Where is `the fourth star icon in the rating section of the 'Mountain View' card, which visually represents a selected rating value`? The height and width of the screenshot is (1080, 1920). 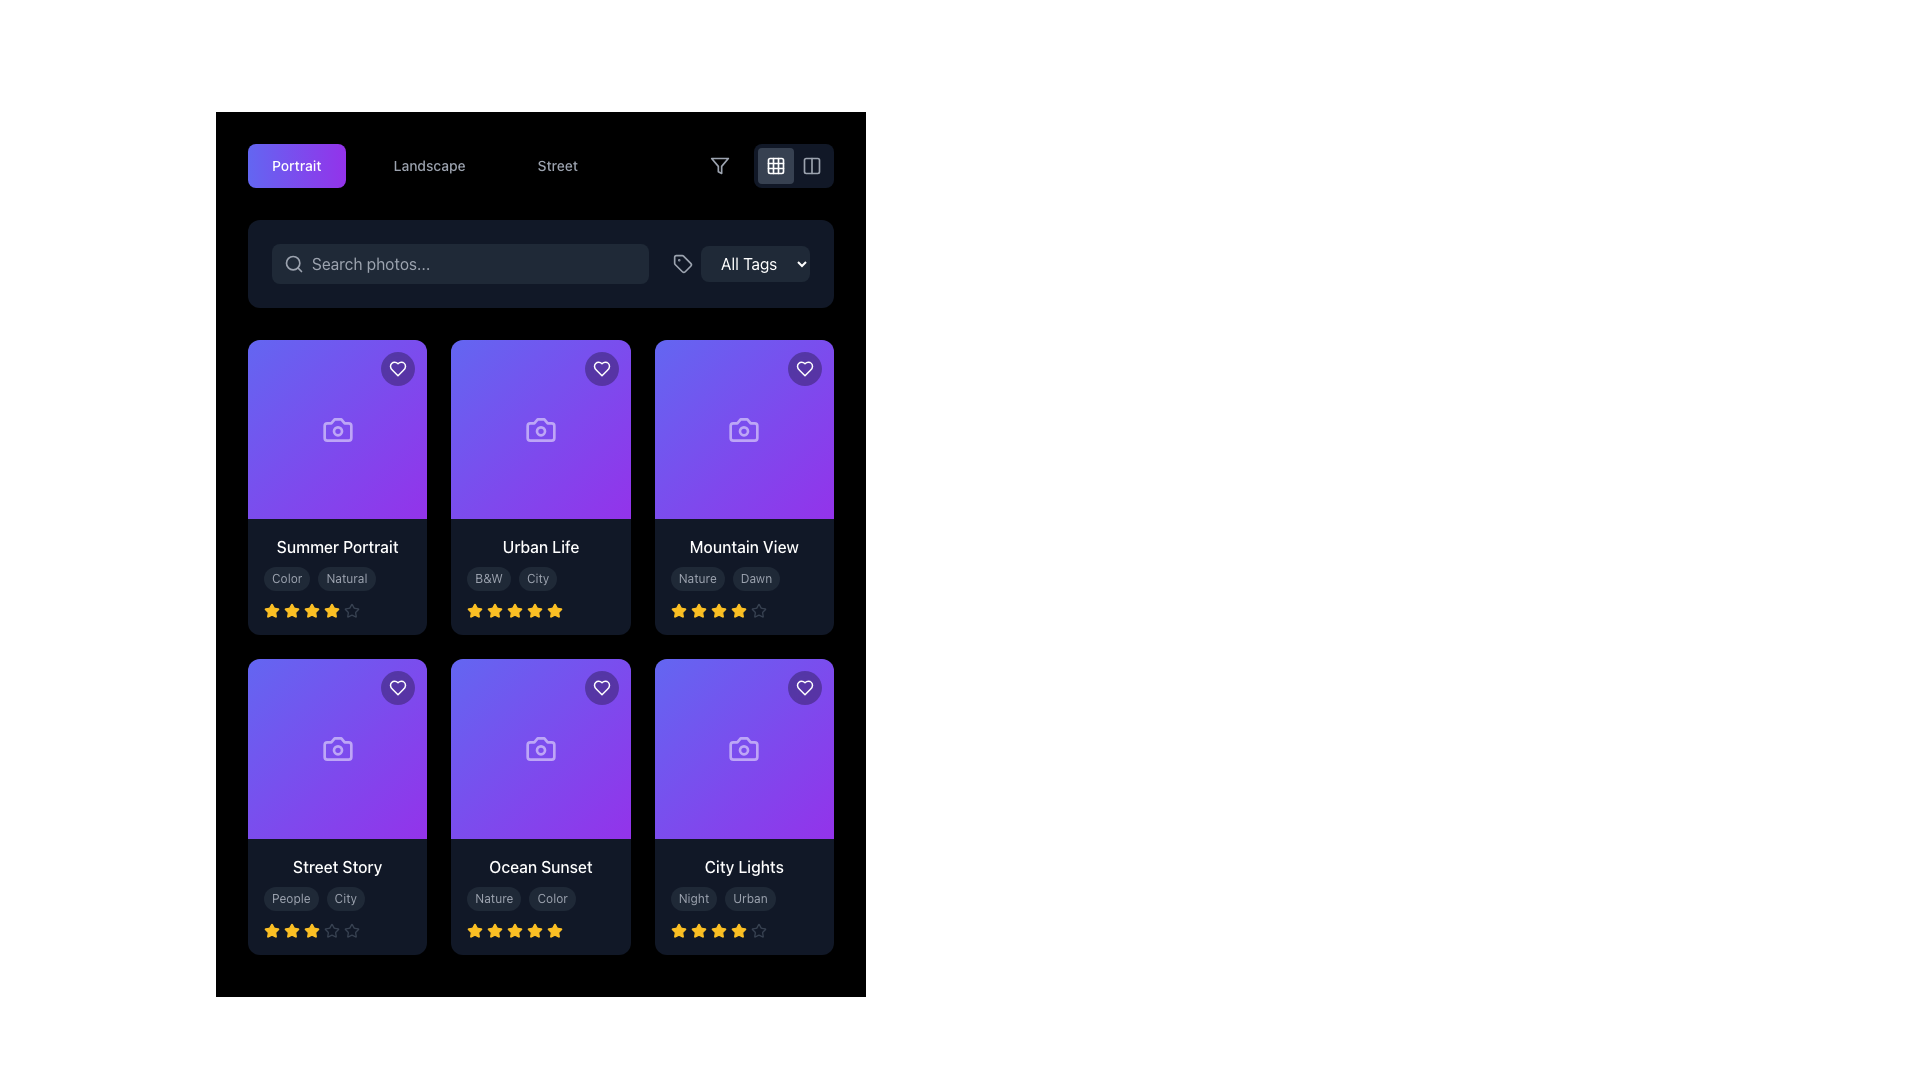 the fourth star icon in the rating section of the 'Mountain View' card, which visually represents a selected rating value is located at coordinates (737, 610).